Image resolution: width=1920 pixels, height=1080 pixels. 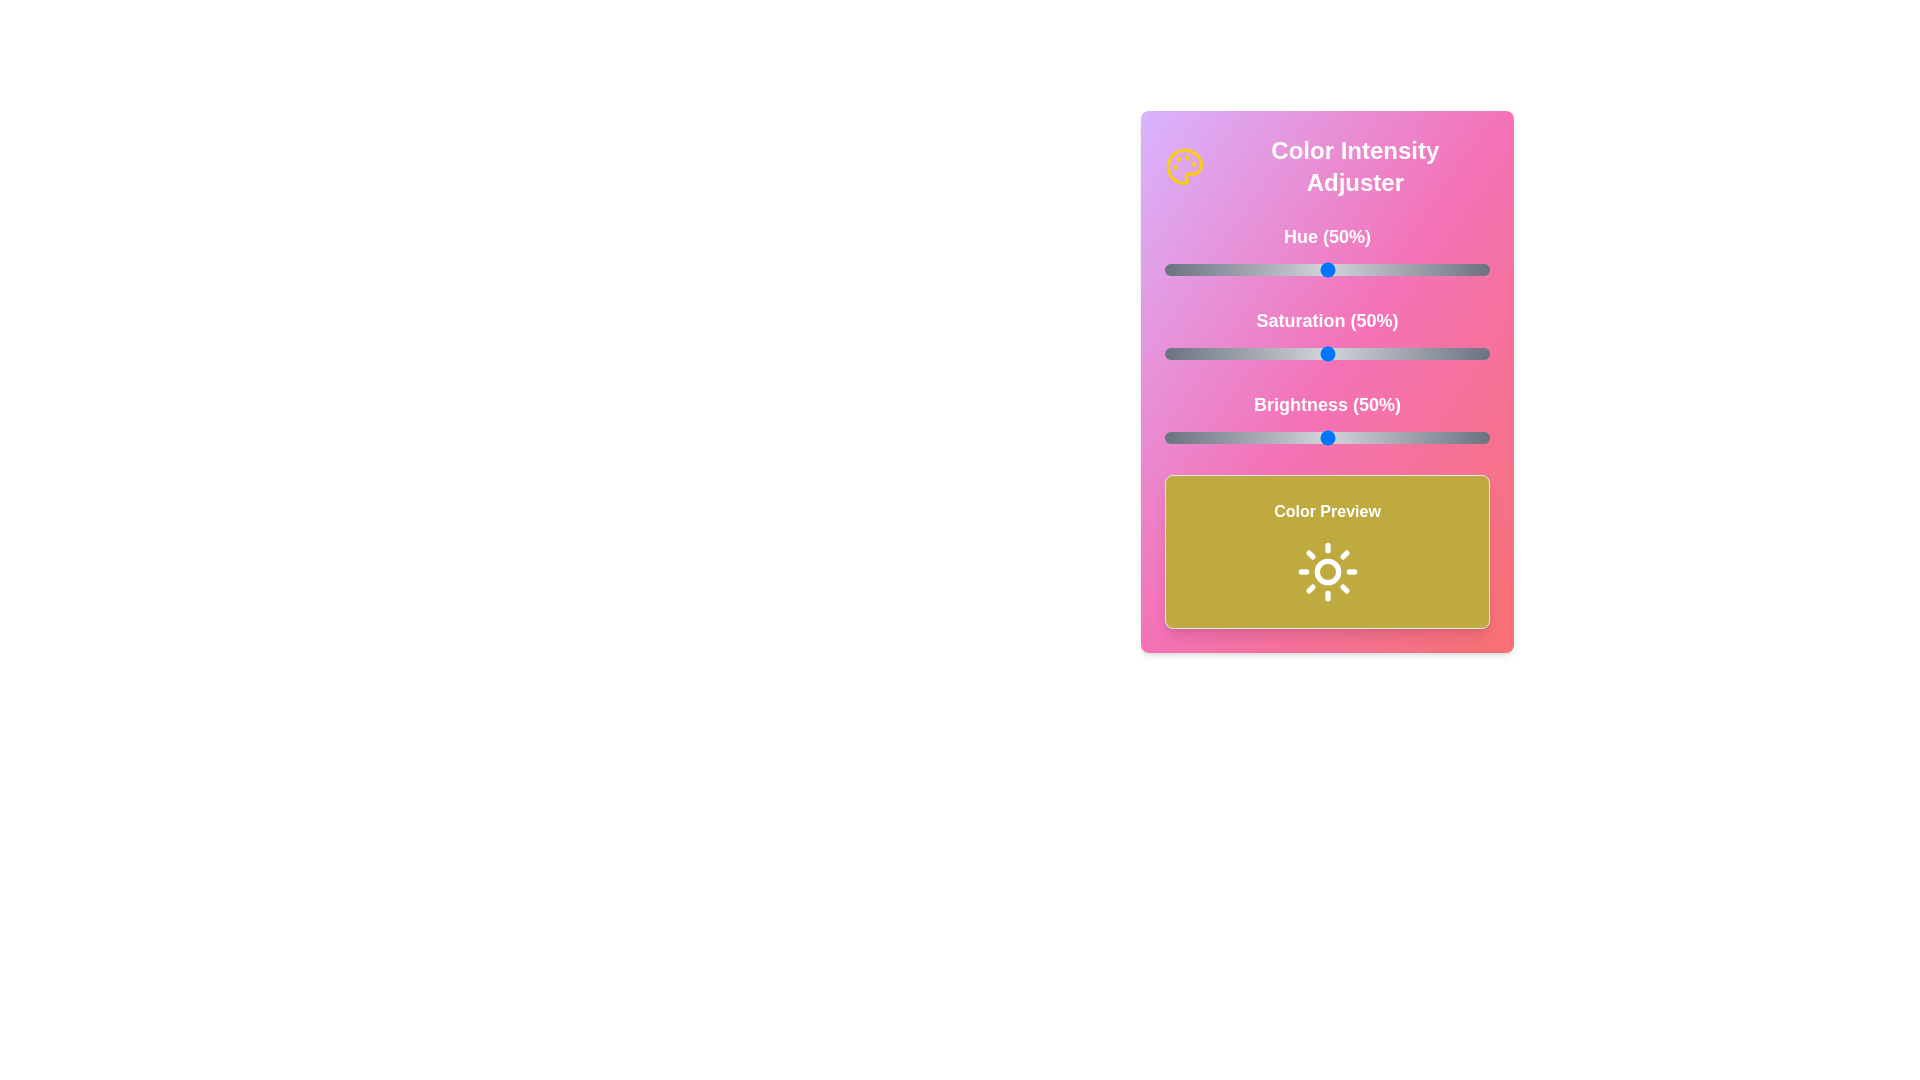 What do you see at coordinates (1375, 437) in the screenshot?
I see `the brightness slider to 65%` at bounding box center [1375, 437].